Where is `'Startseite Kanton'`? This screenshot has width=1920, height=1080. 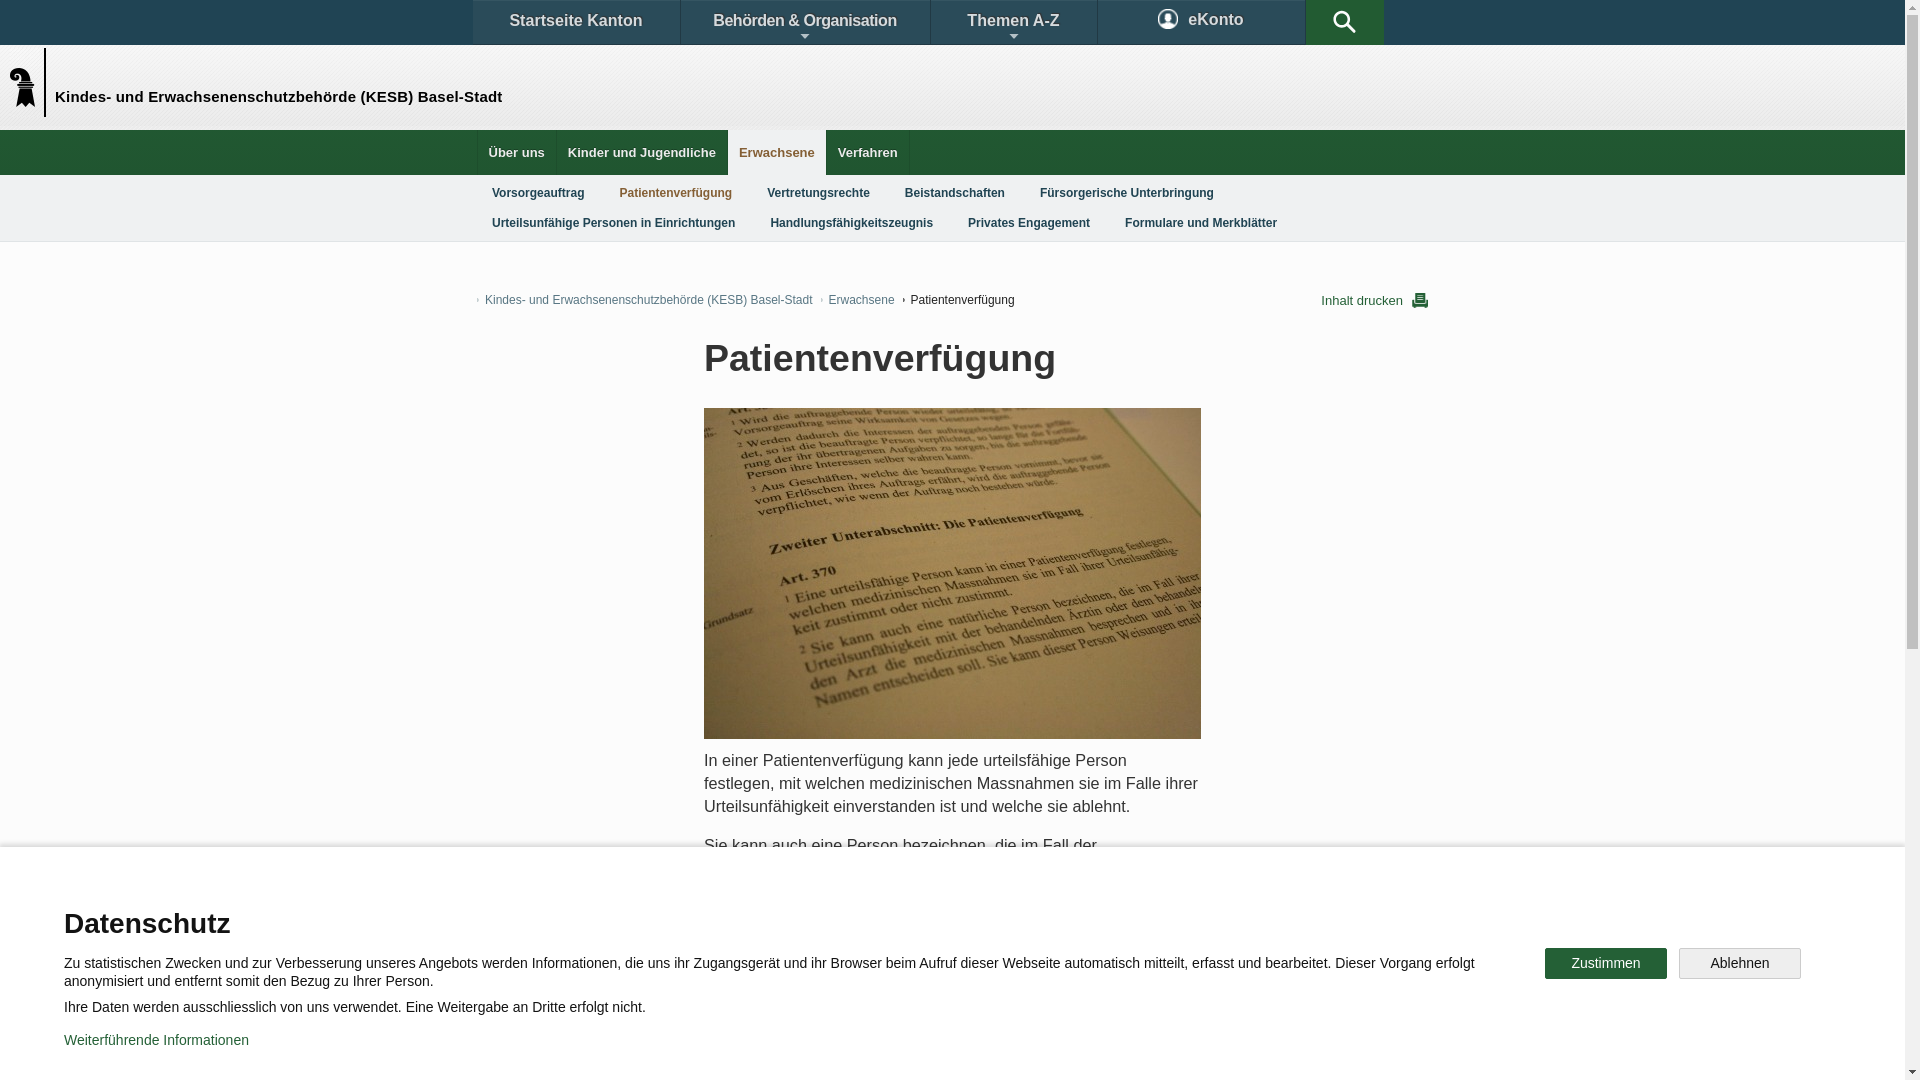 'Startseite Kanton' is located at coordinates (574, 22).